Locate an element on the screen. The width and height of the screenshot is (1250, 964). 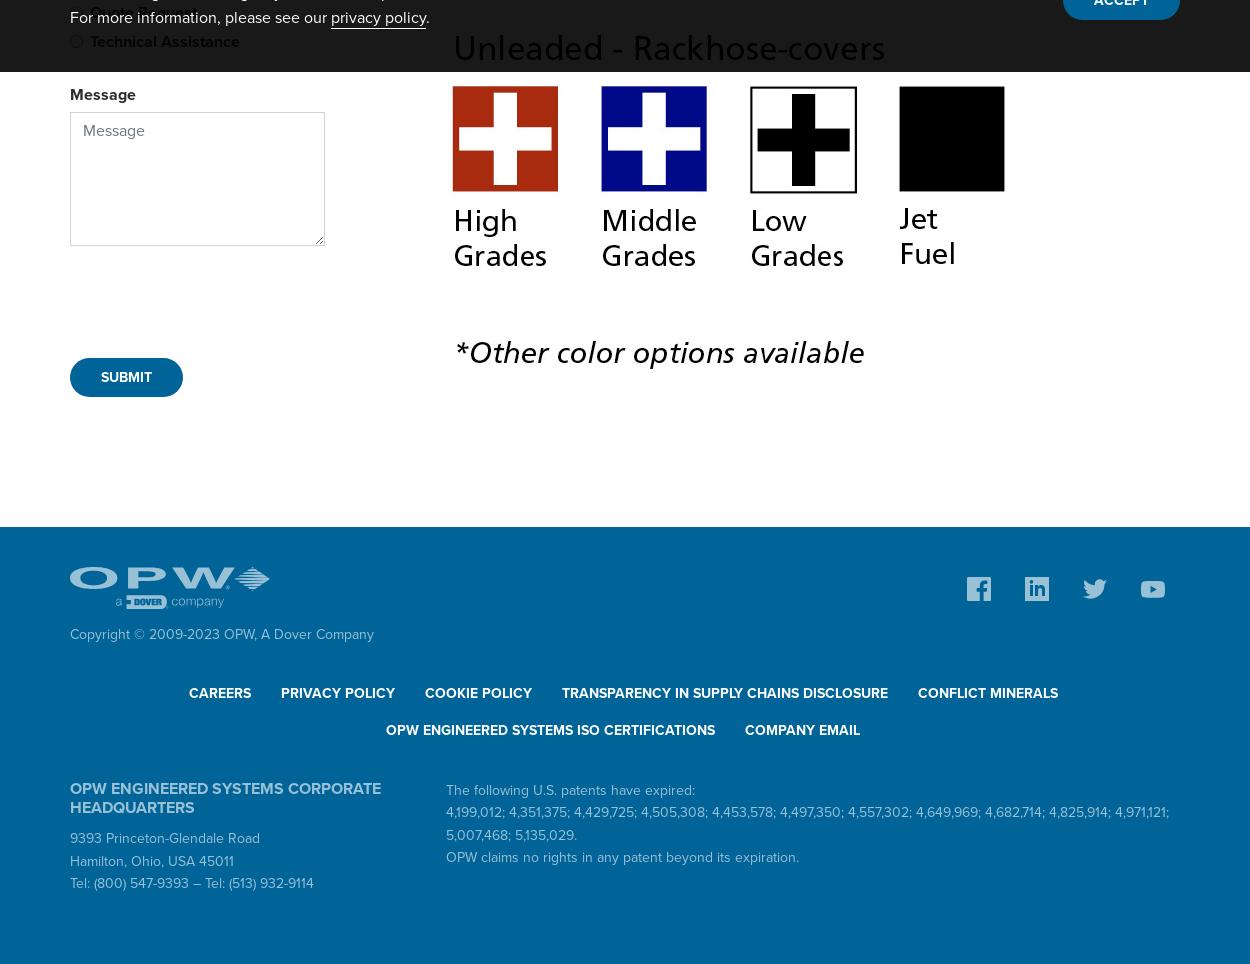
'Company Email' is located at coordinates (802, 729).